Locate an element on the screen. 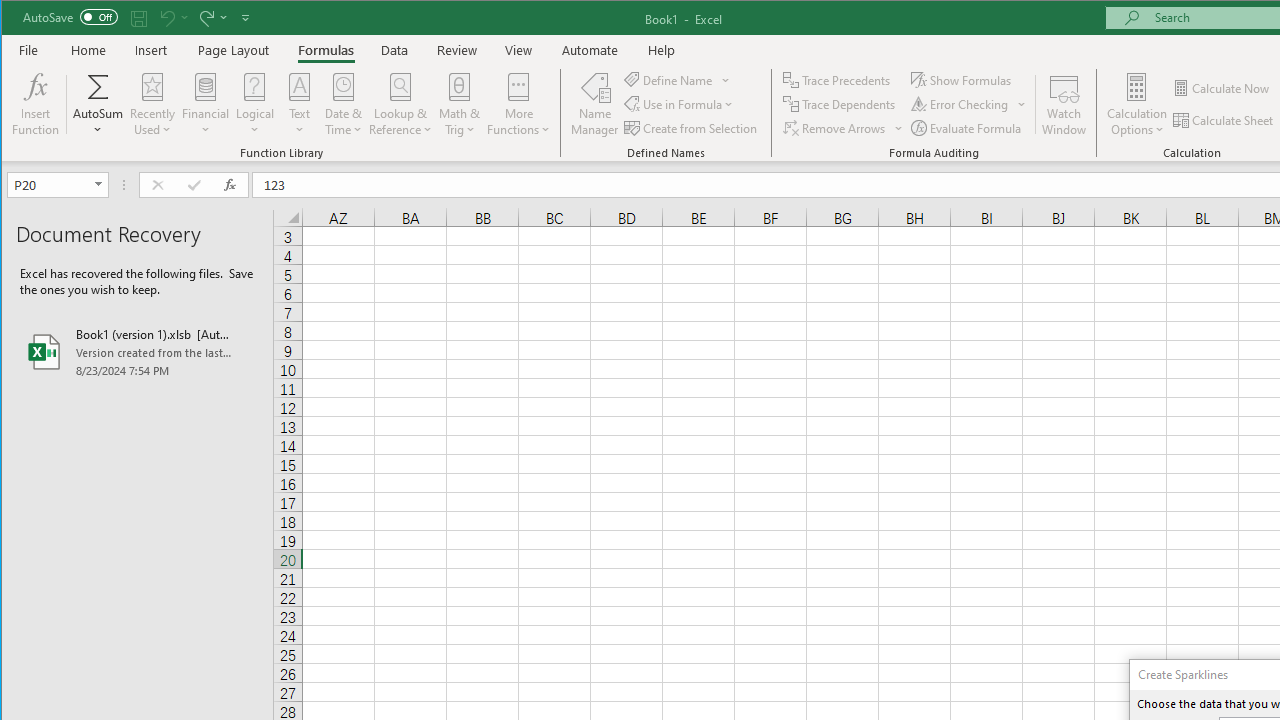 The image size is (1280, 720). 'Review' is located at coordinates (455, 49).